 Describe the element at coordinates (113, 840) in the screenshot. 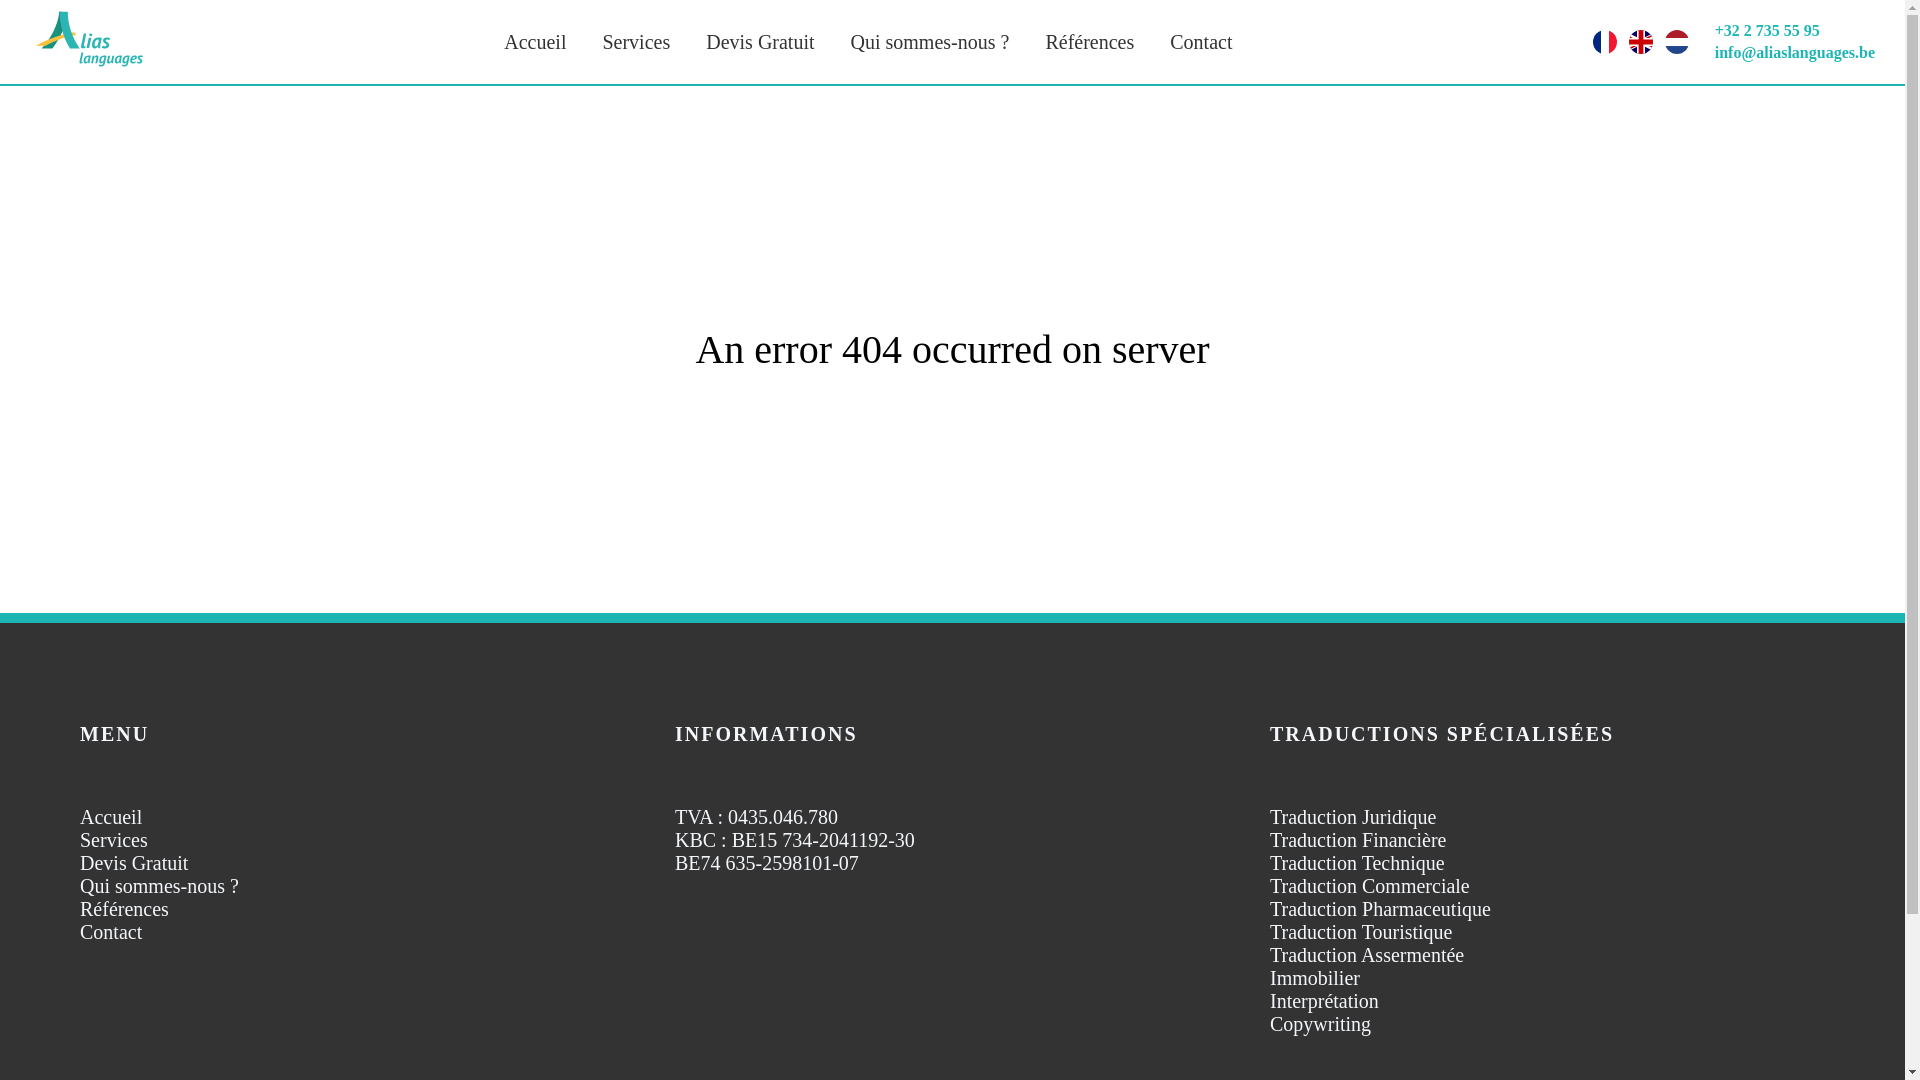

I see `'Services'` at that location.